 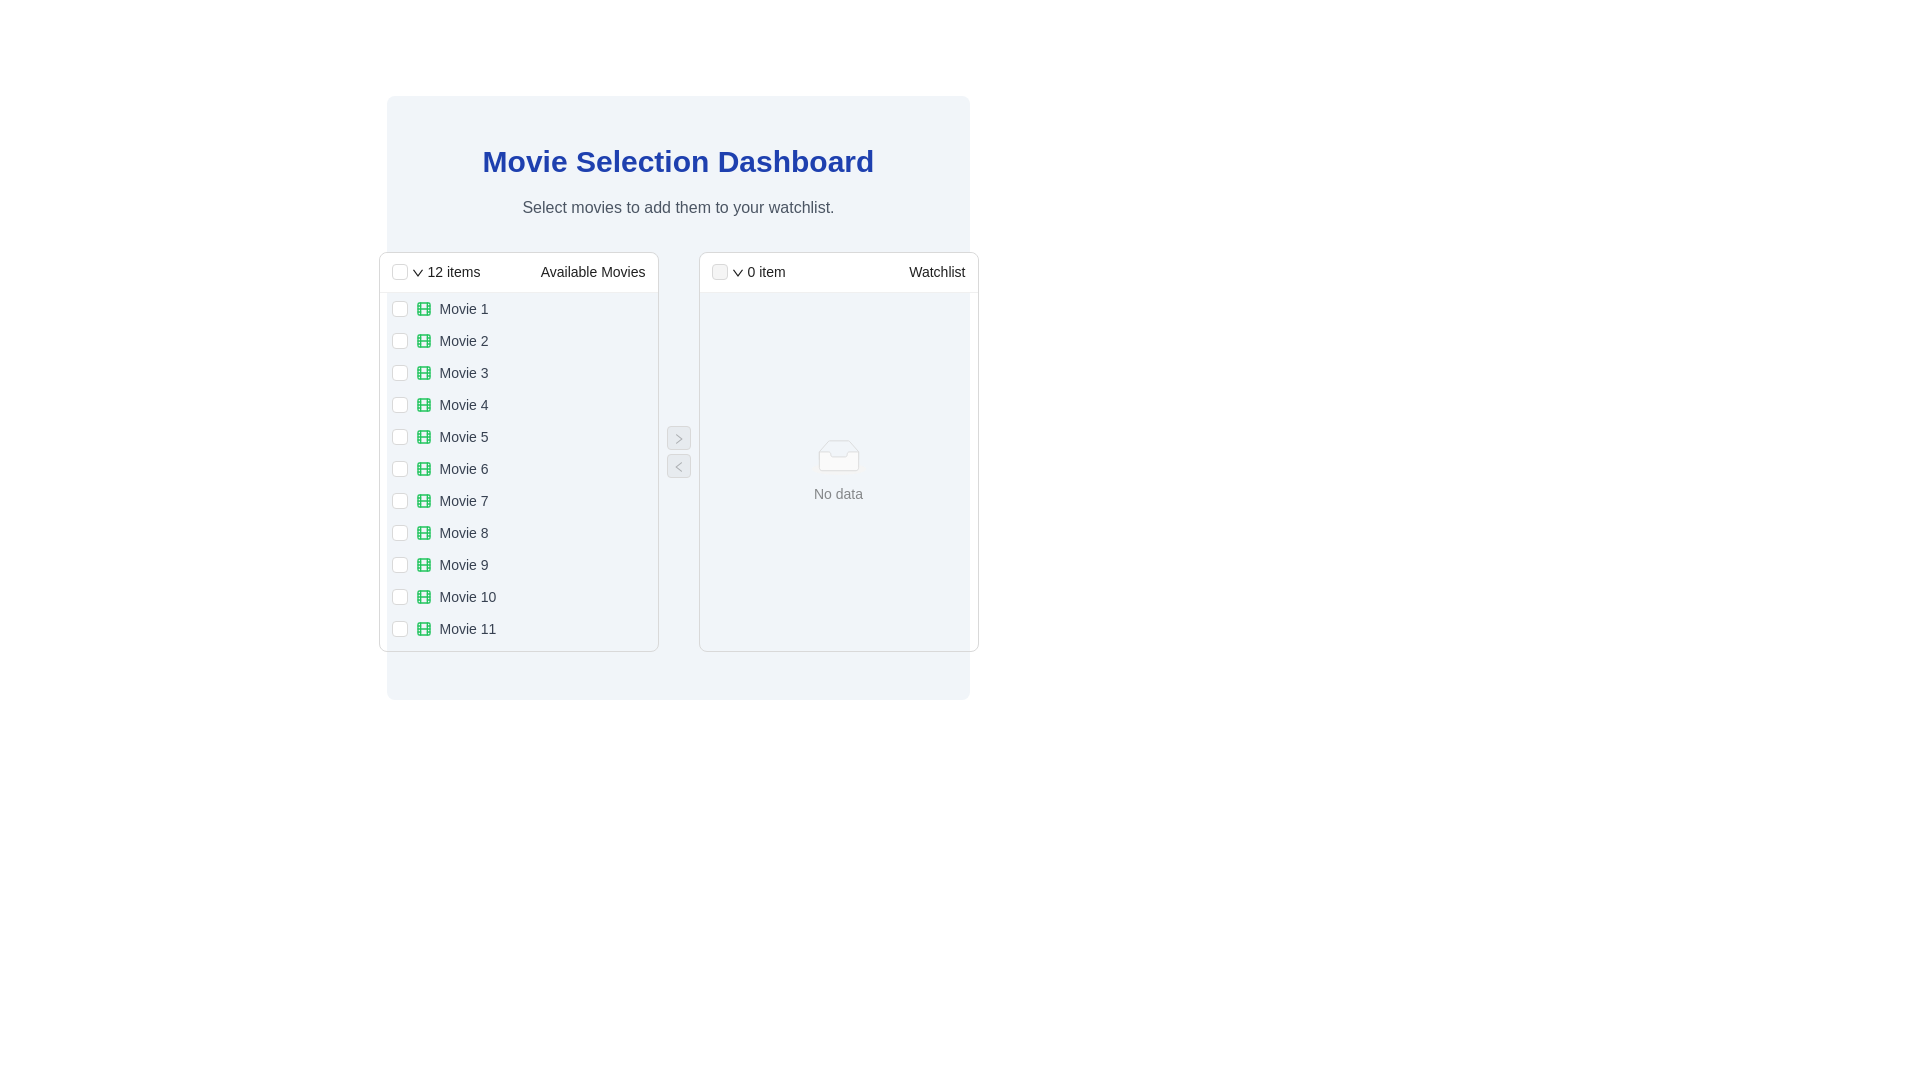 What do you see at coordinates (422, 500) in the screenshot?
I see `the green film reel icon next to the 'Movie 7' label in the 'Available Movies' list on the dashboard` at bounding box center [422, 500].